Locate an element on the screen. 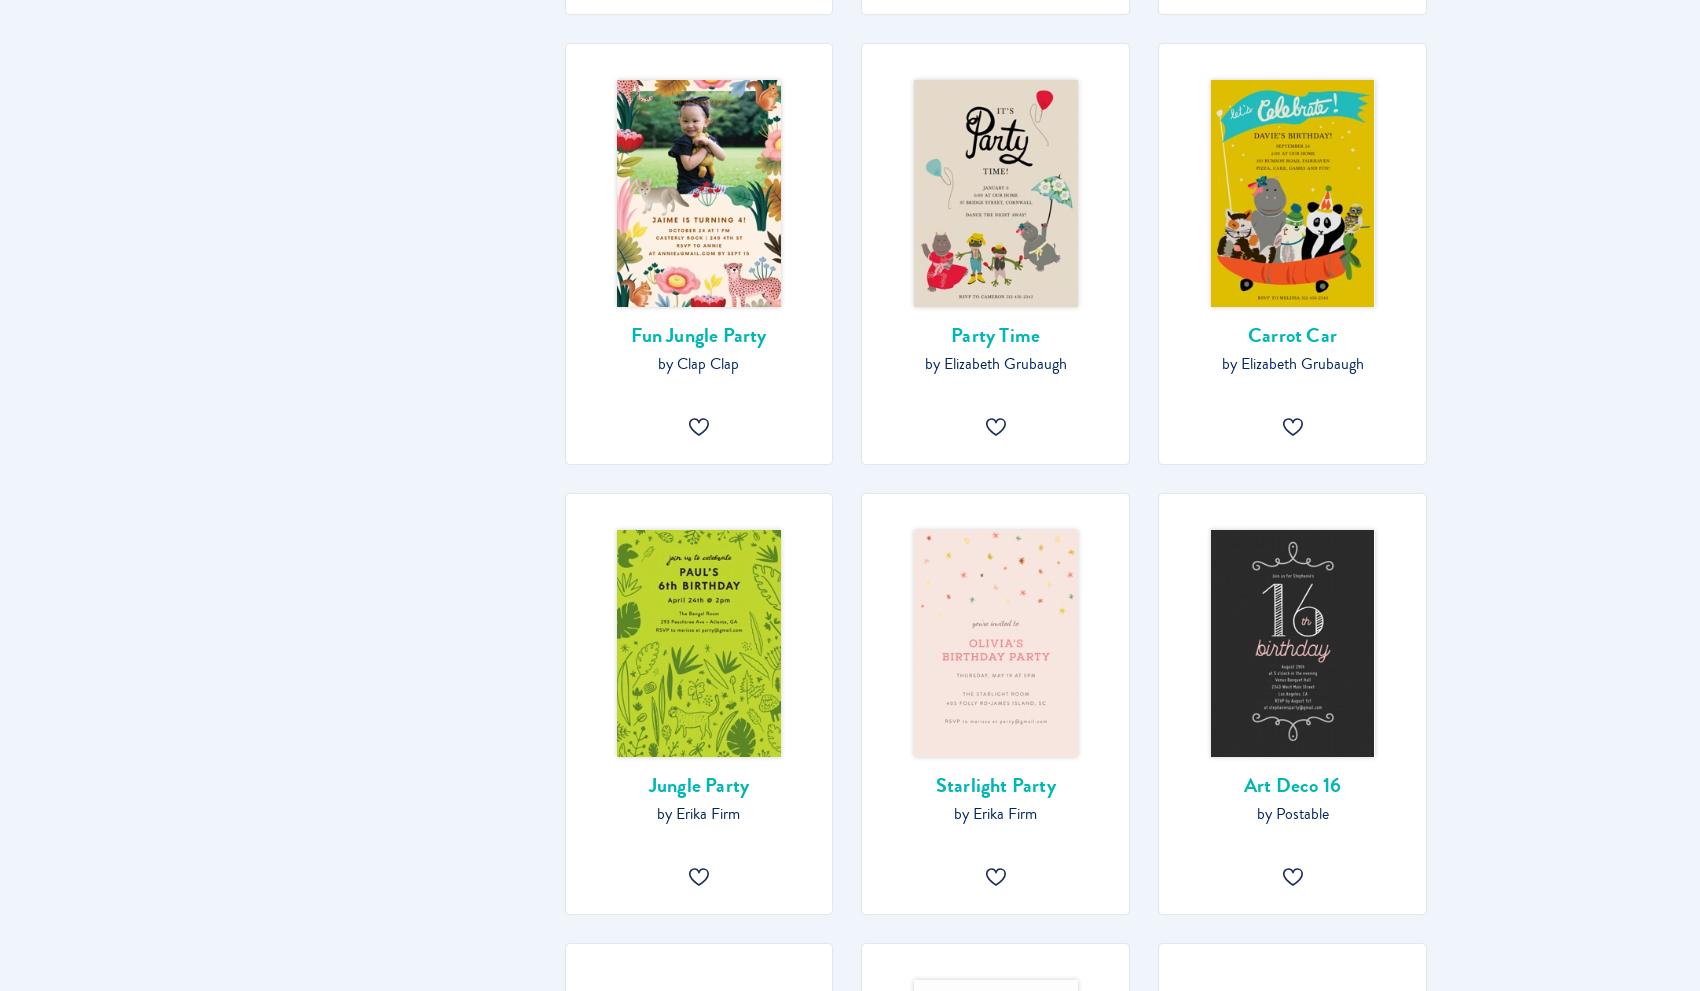 This screenshot has width=1700, height=991. 'Clap Clap' is located at coordinates (708, 362).